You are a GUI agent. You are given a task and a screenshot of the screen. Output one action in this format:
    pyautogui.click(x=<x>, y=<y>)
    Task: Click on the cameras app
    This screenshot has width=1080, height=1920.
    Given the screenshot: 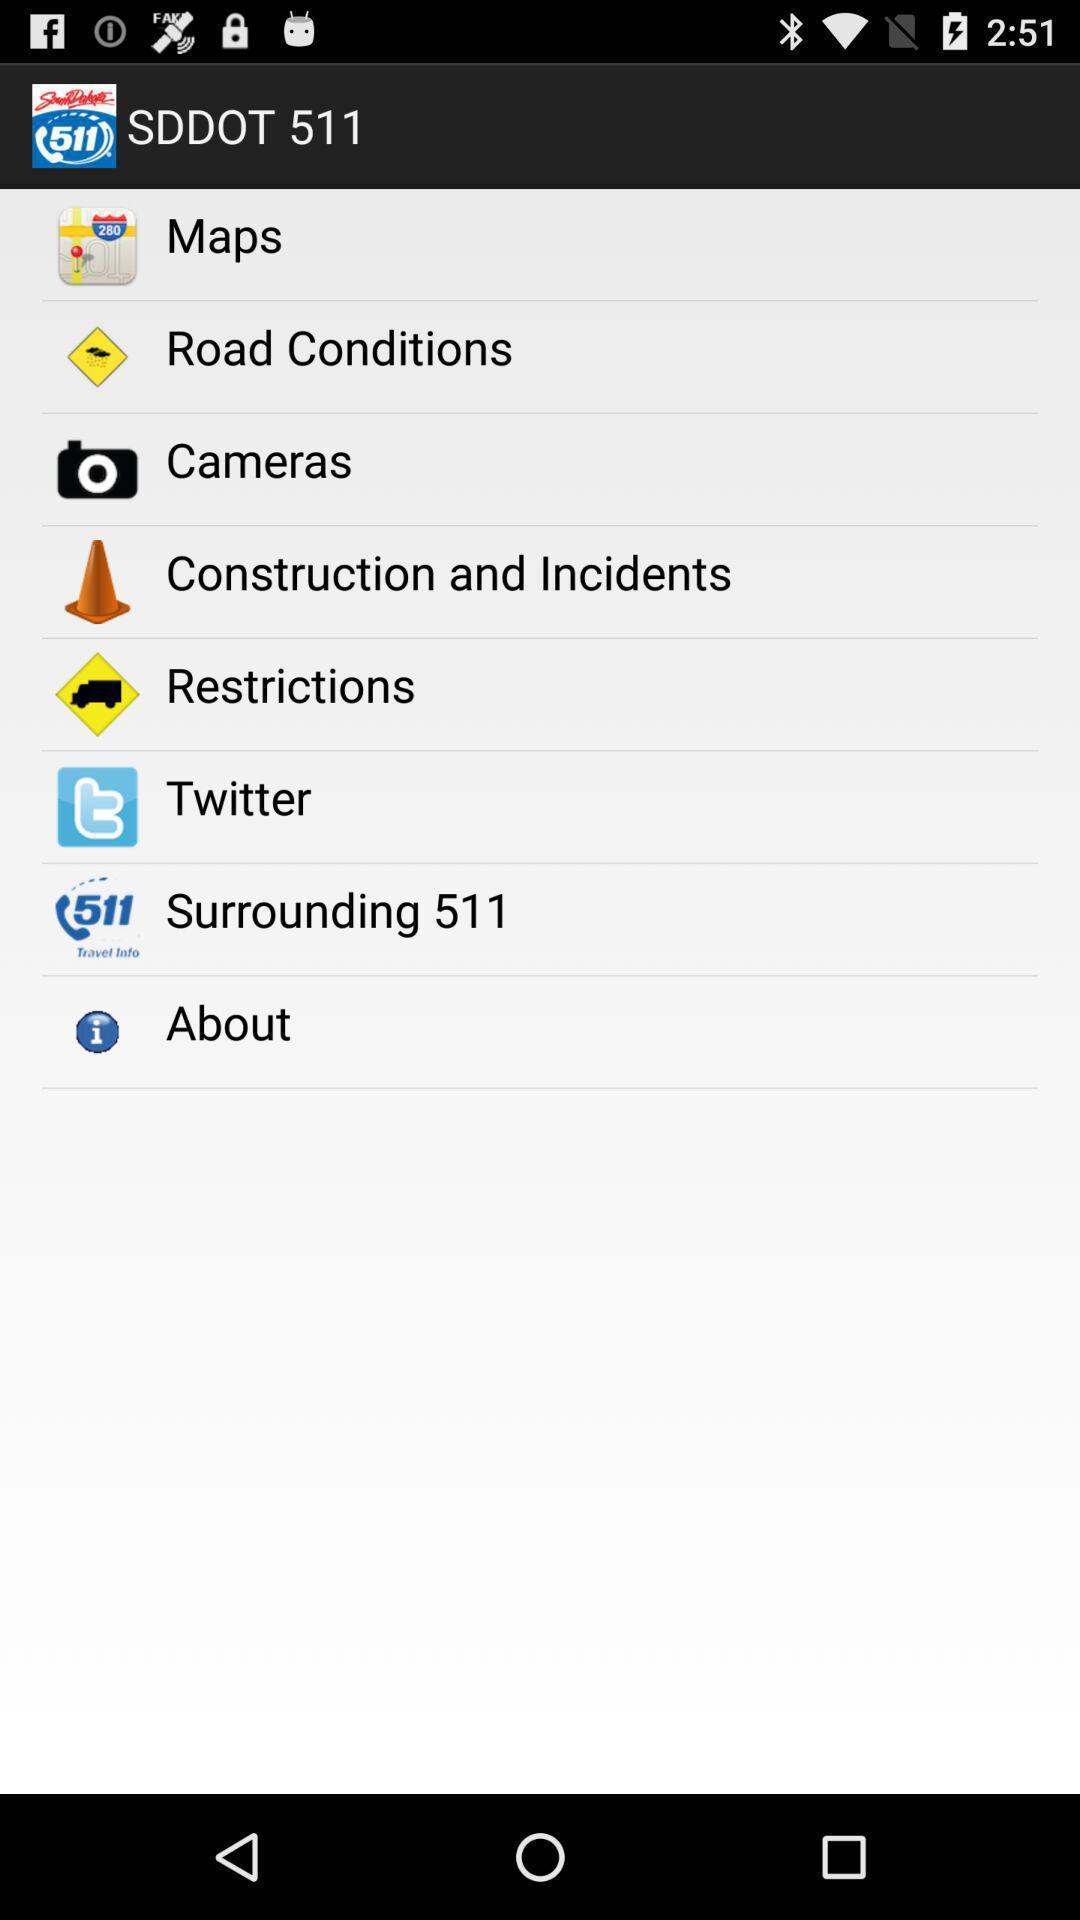 What is the action you would take?
    pyautogui.click(x=258, y=458)
    